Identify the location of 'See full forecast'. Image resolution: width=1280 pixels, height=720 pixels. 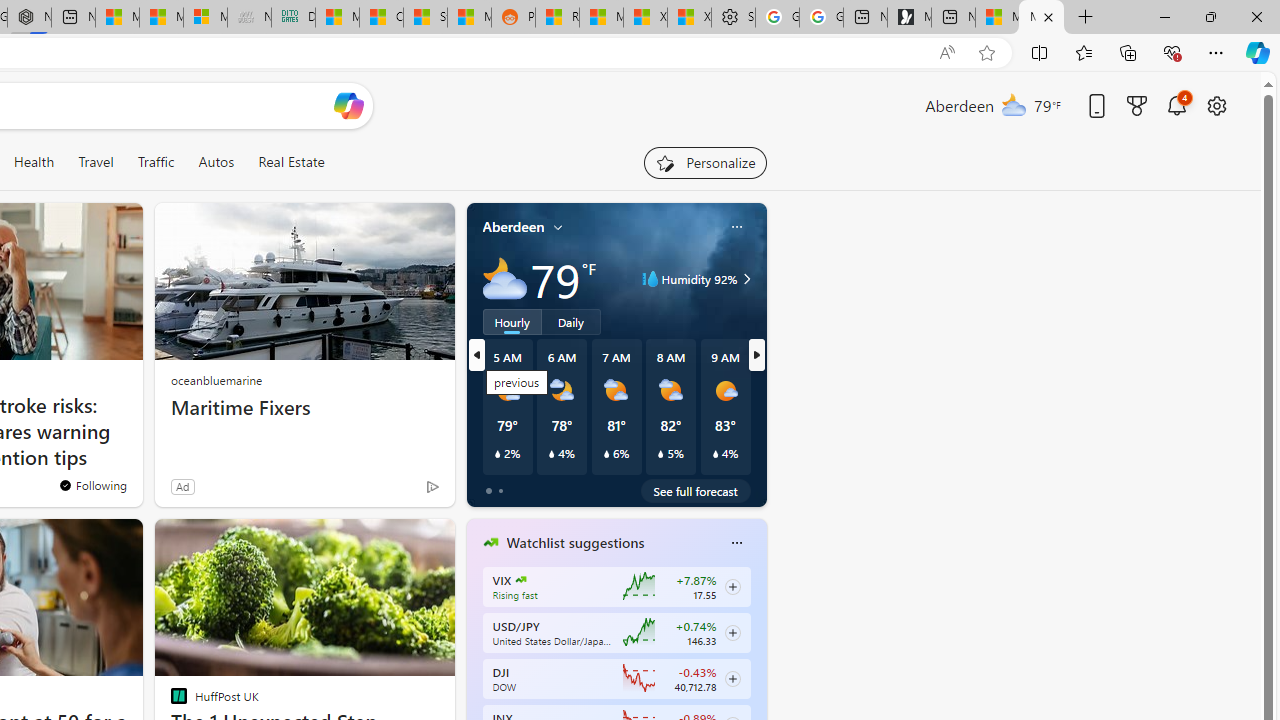
(695, 491).